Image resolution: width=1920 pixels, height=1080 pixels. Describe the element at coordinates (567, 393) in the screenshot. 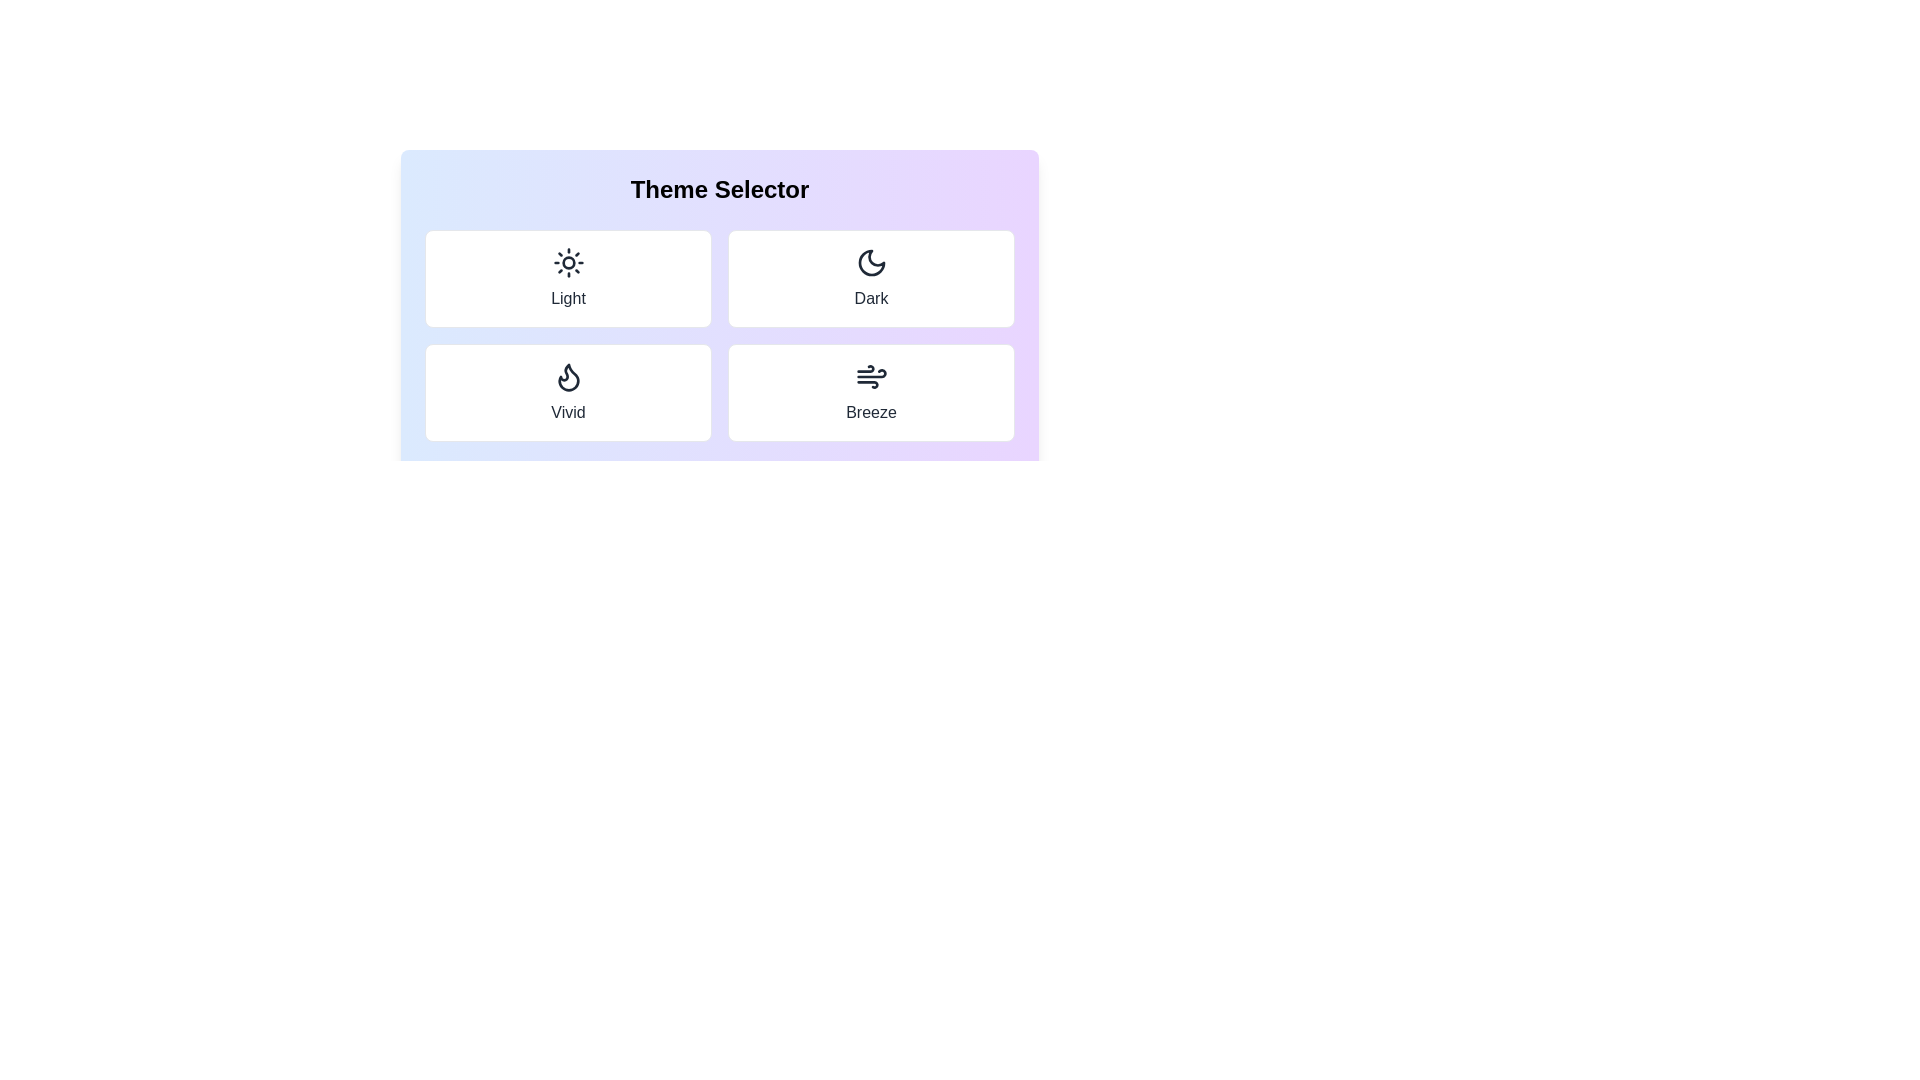

I see `the theme Vivid by clicking its corresponding tile` at that location.